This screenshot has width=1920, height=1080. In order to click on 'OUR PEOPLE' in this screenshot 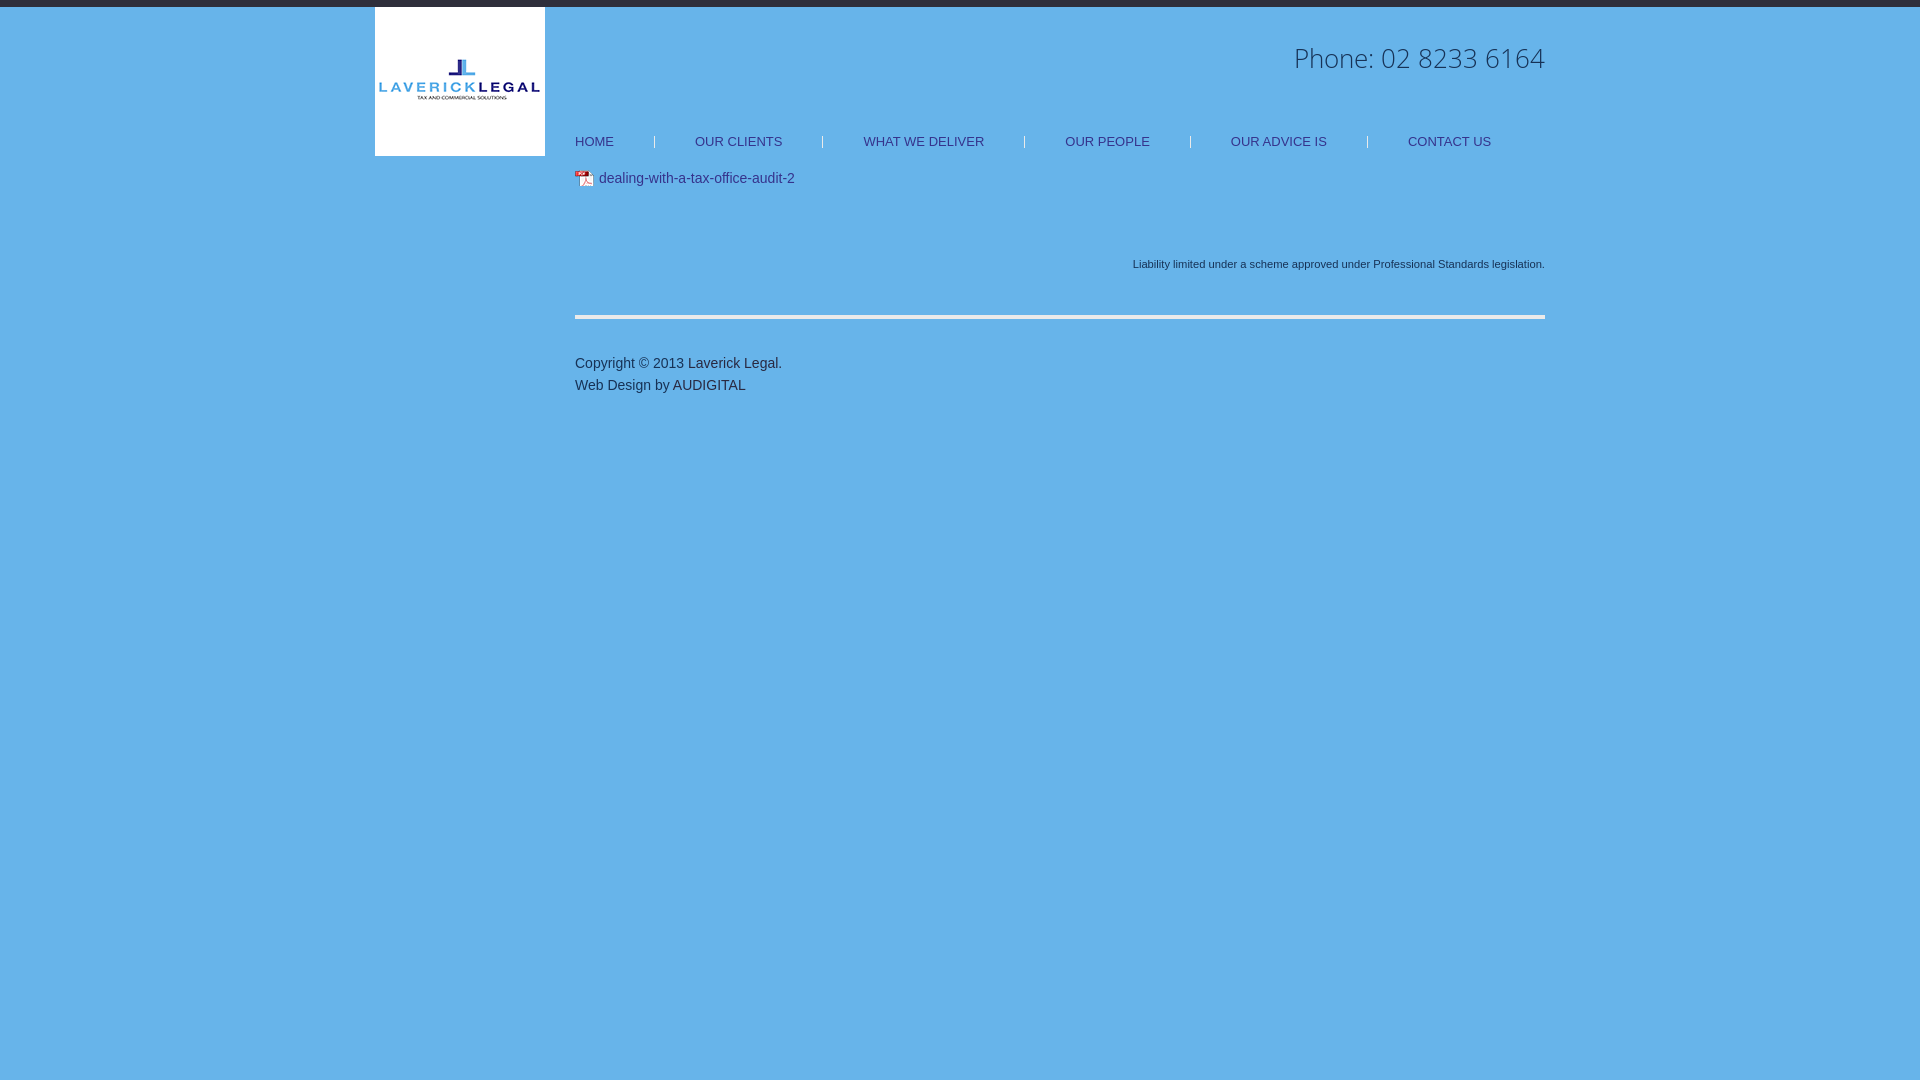, I will do `click(1106, 141)`.